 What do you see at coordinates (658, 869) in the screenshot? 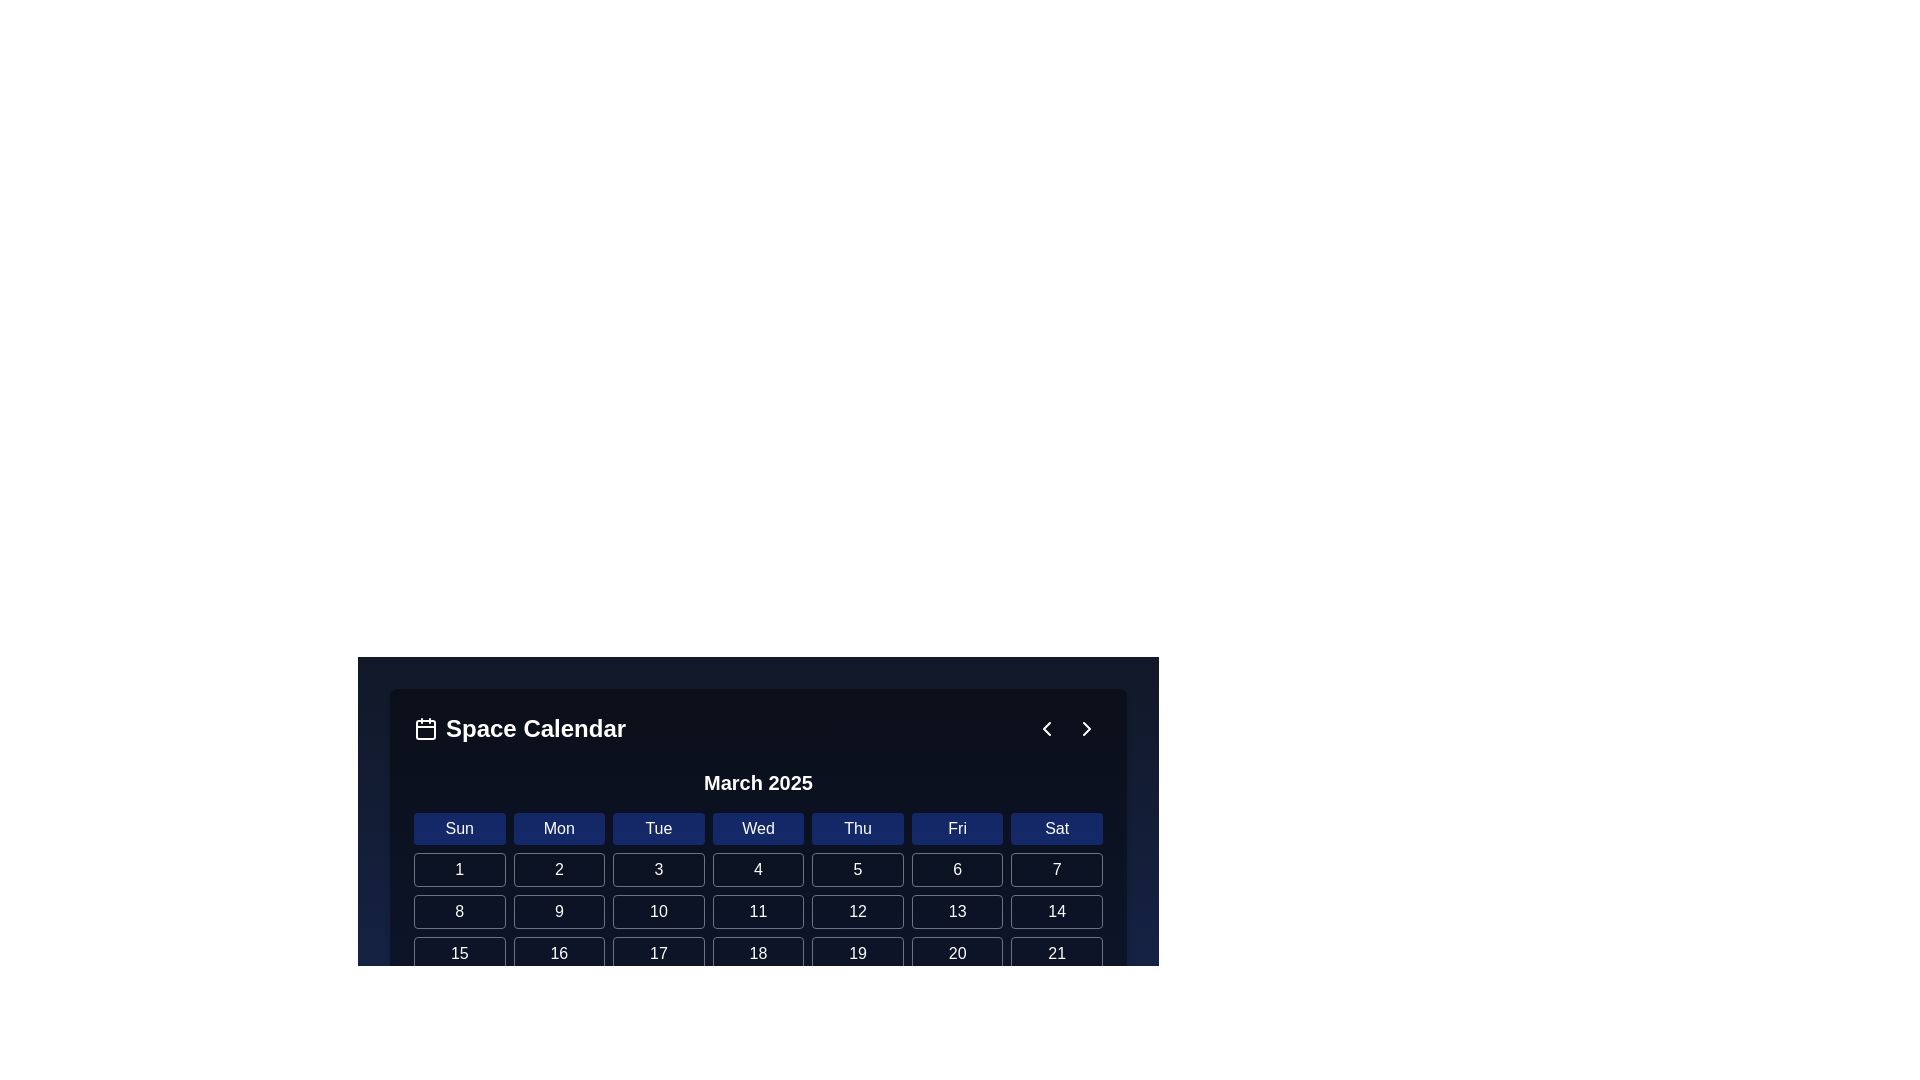
I see `the static text component representing the calendar date '3' located in the second row of the calendar grid below 'Tue'` at bounding box center [658, 869].